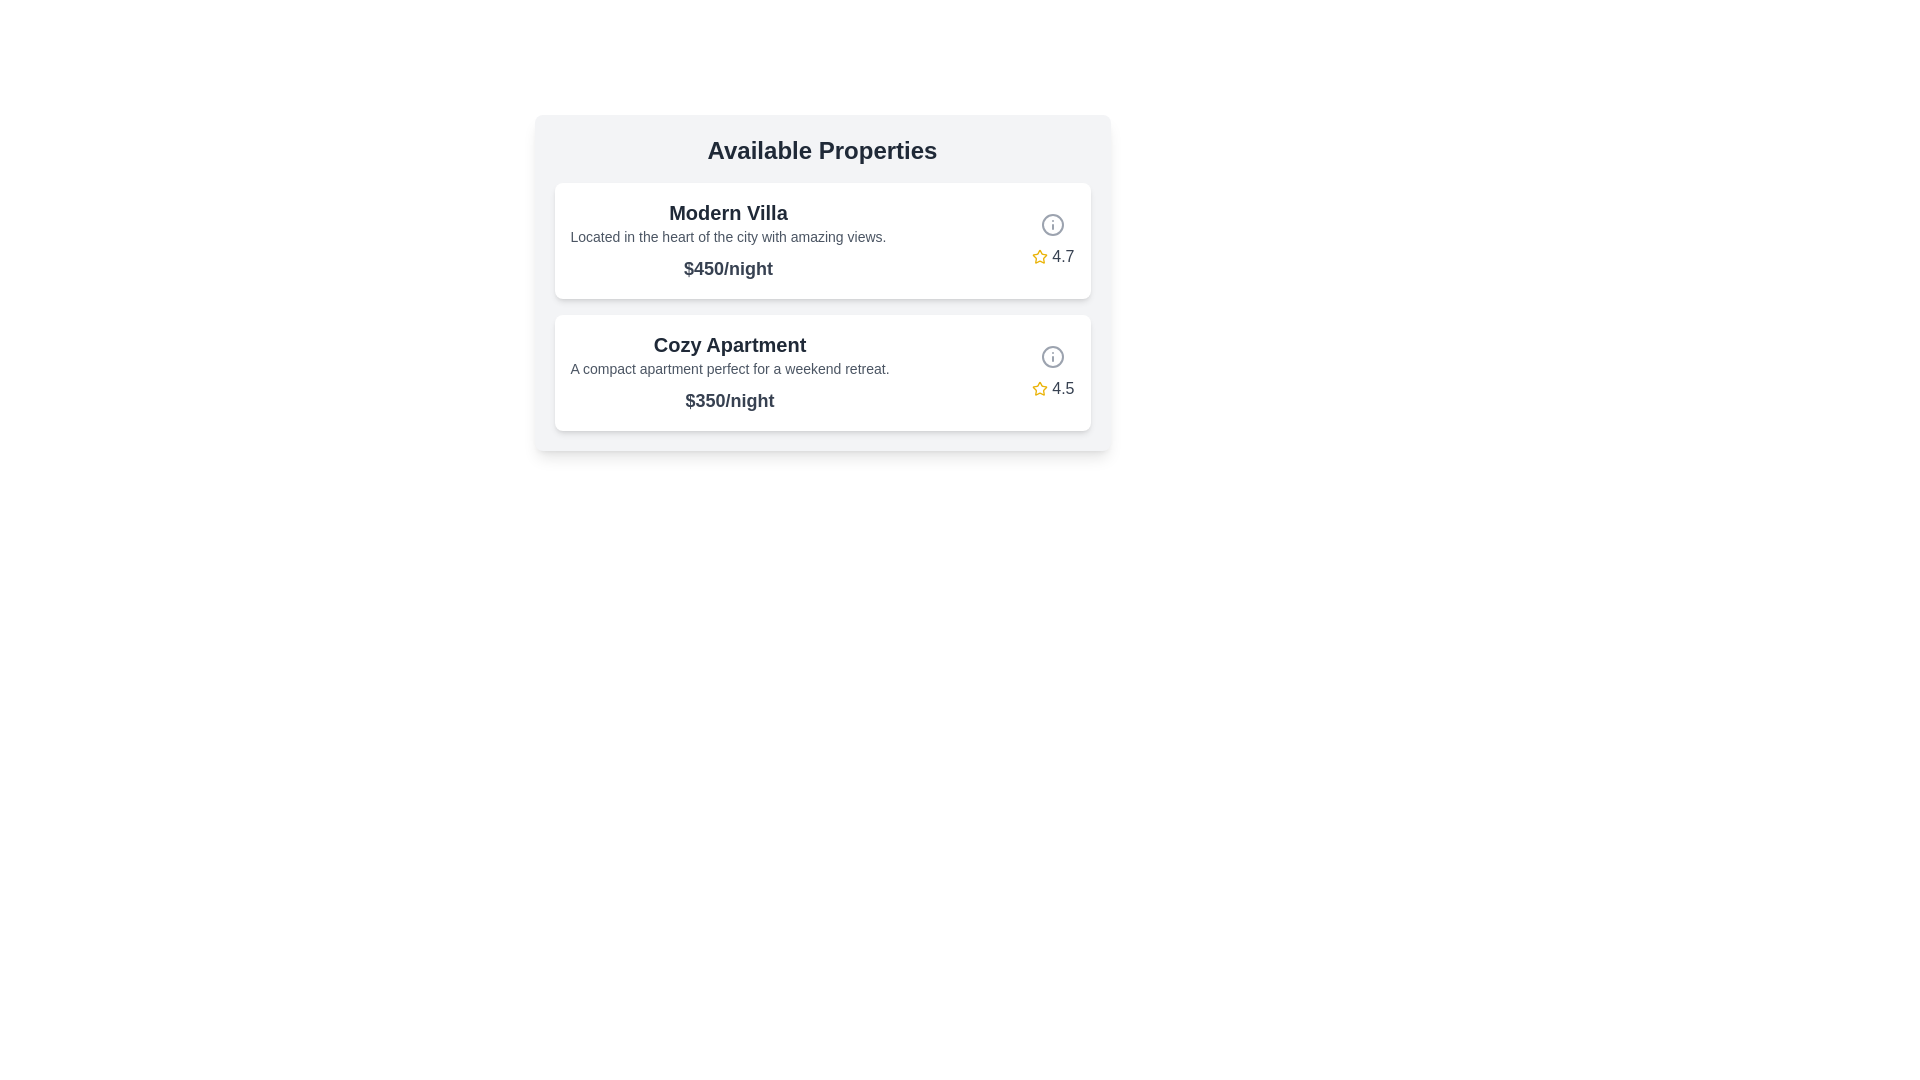 The width and height of the screenshot is (1920, 1080). What do you see at coordinates (1052, 224) in the screenshot?
I see `the circular icon with a gray outline containing an exclamation mark, located above the star icon and to the right of the numerical rating '4.7' in the 'Modern Villa' property listing` at bounding box center [1052, 224].